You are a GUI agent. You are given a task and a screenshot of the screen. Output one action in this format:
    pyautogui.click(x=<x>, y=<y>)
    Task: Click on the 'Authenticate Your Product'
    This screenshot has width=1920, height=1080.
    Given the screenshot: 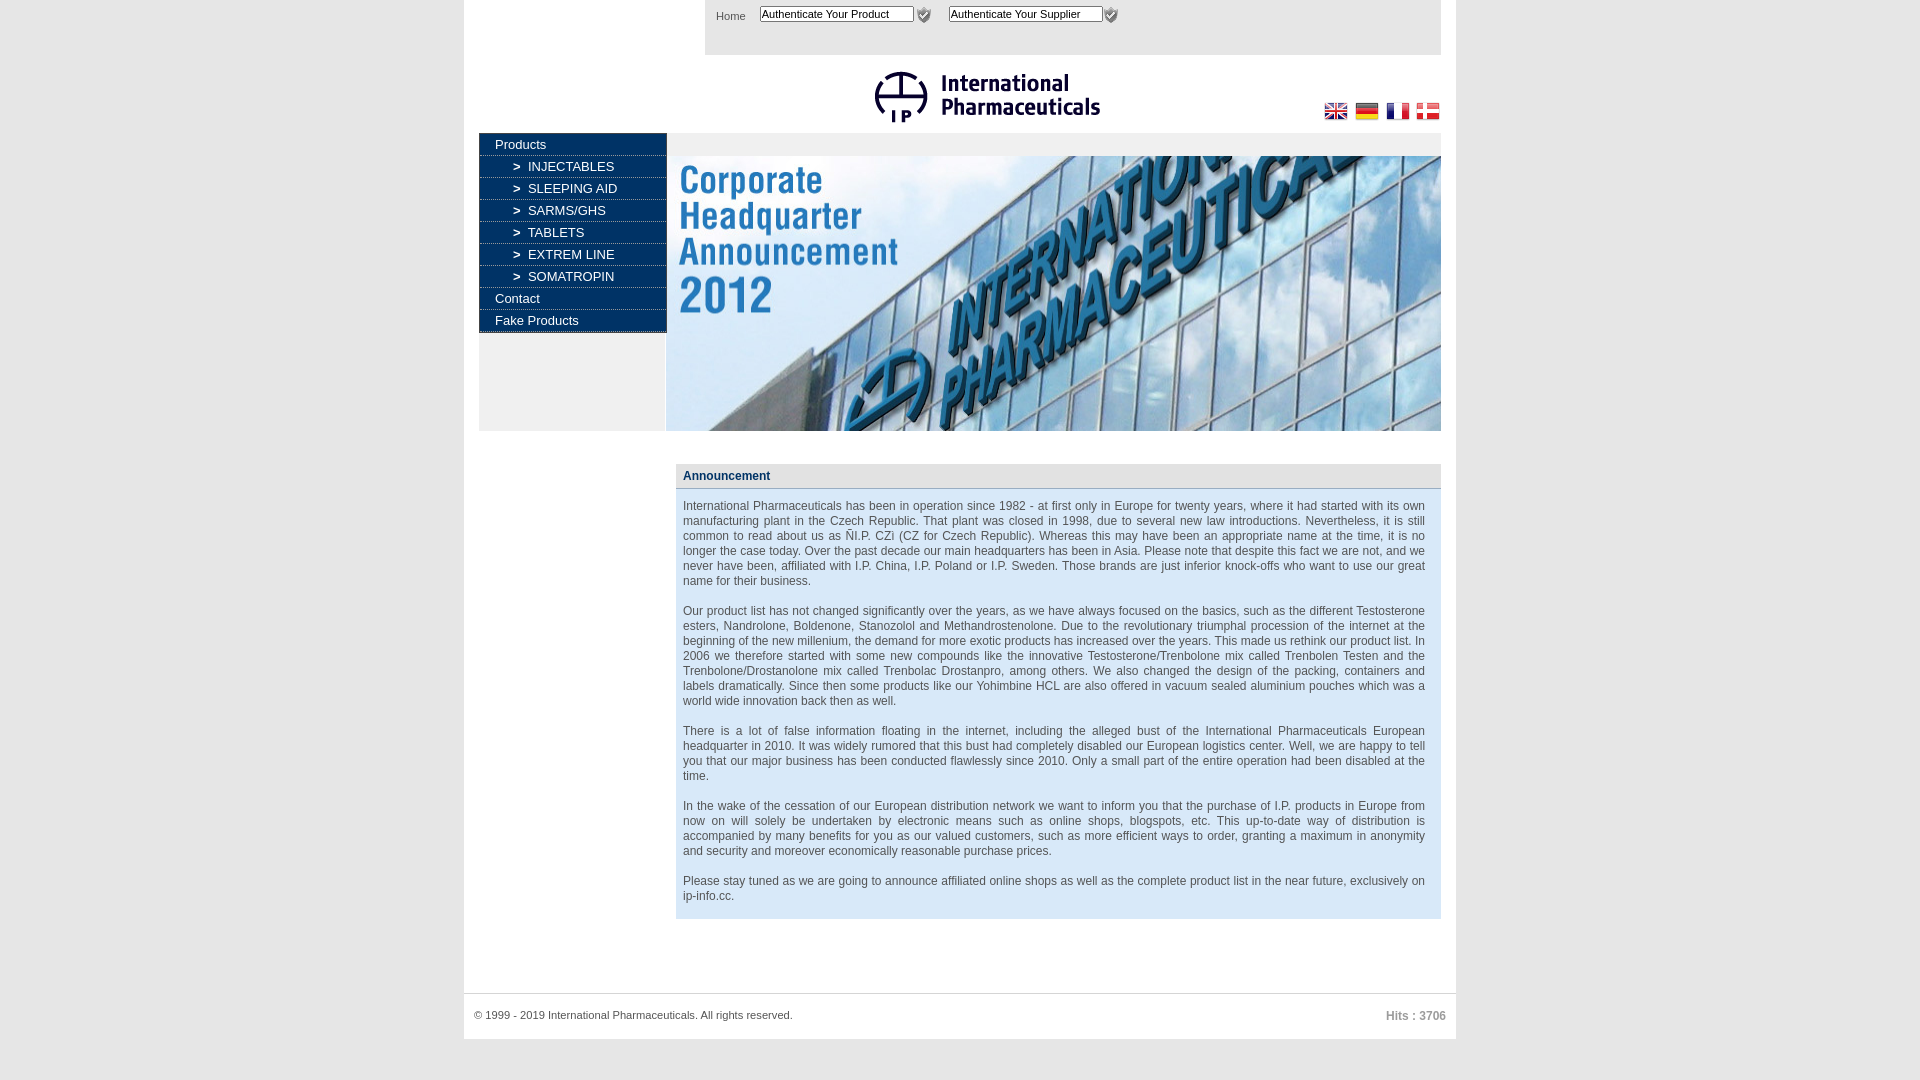 What is the action you would take?
    pyautogui.click(x=758, y=14)
    